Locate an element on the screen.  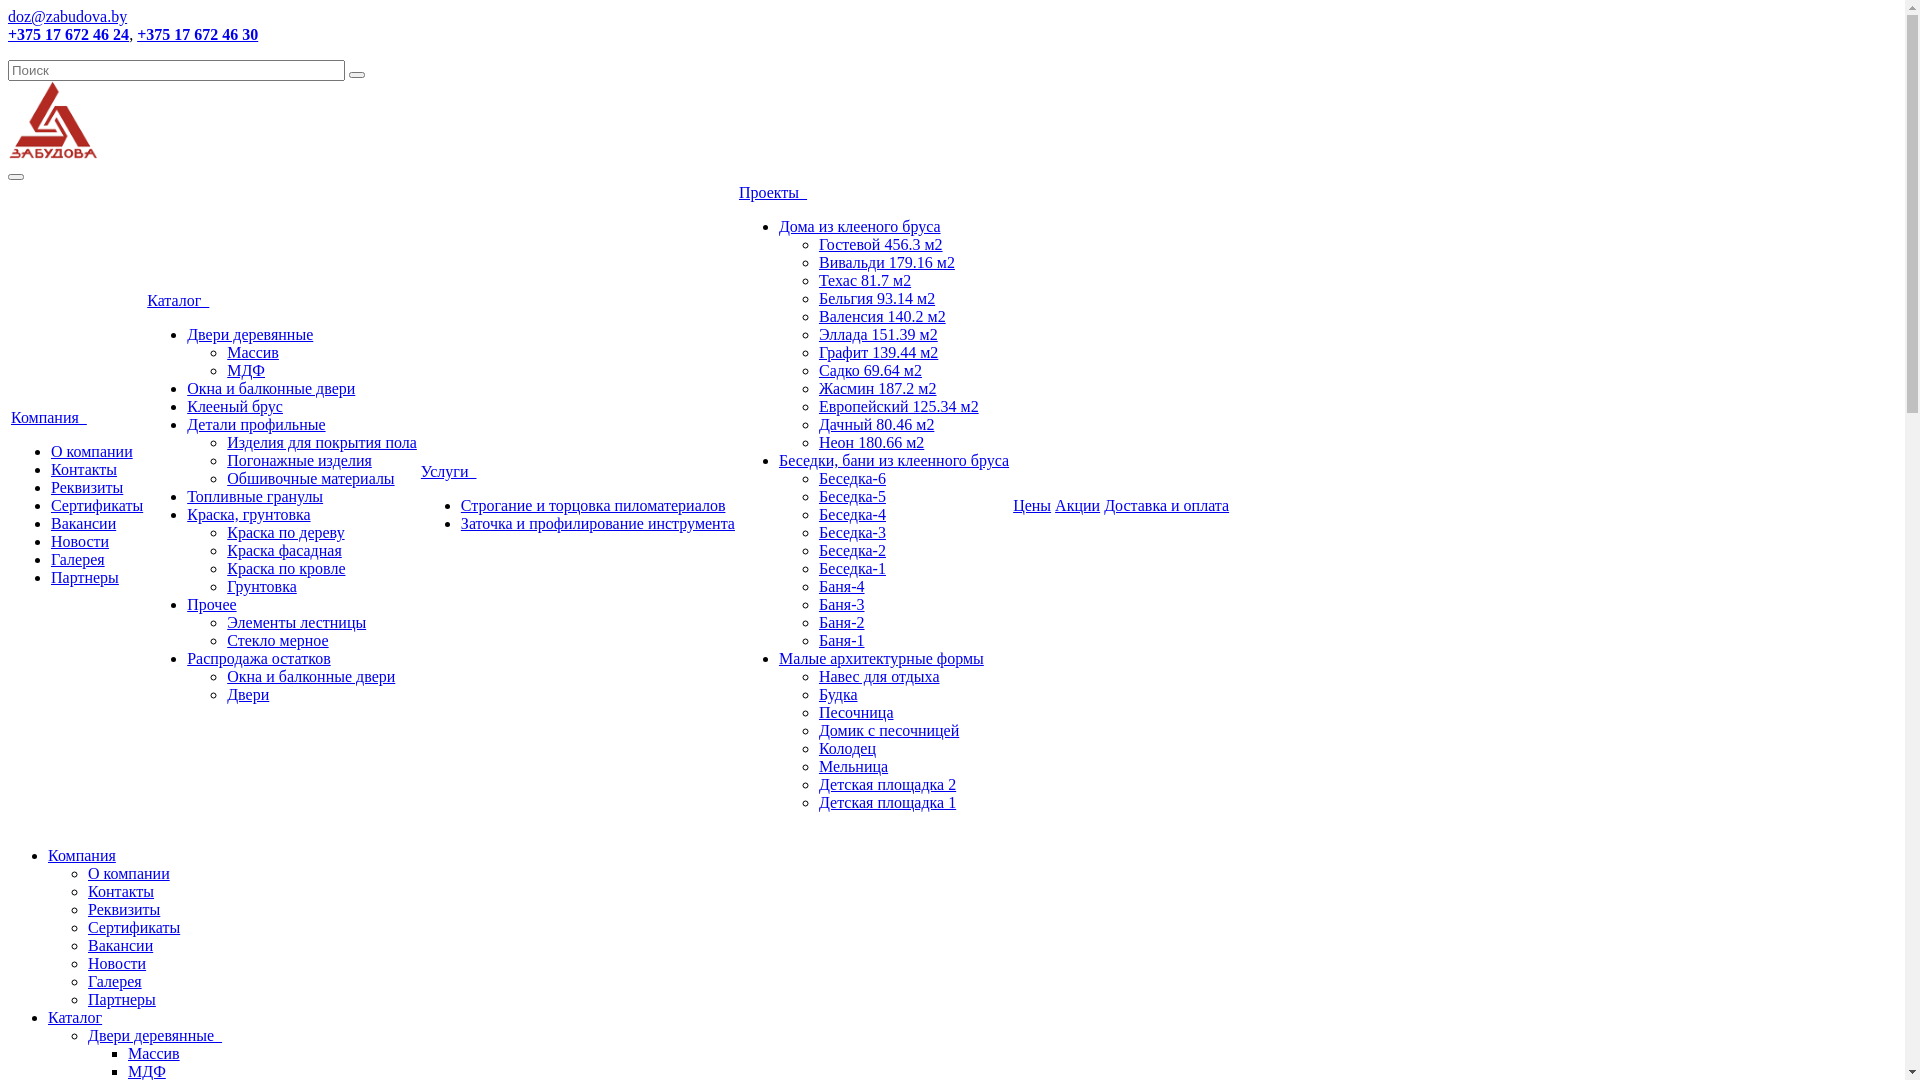
'+375 17 672 46 30' is located at coordinates (136, 34).